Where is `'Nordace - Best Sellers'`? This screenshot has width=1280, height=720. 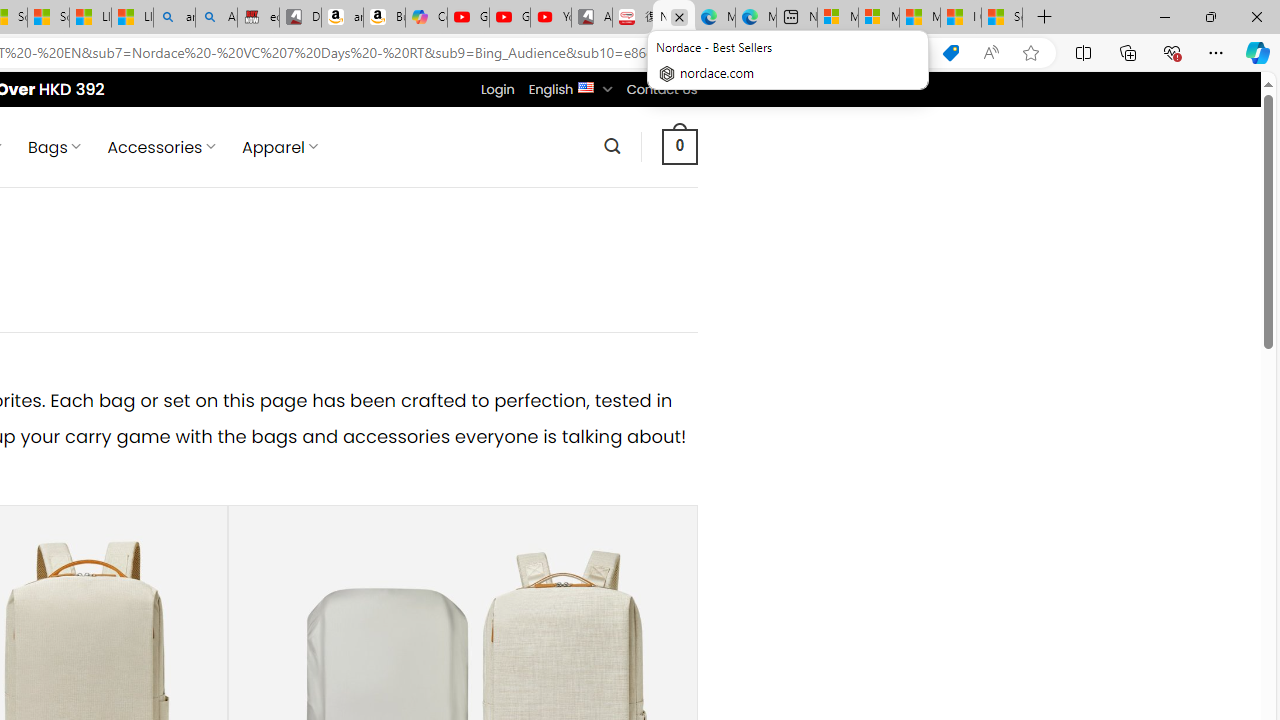 'Nordace - Best Sellers' is located at coordinates (673, 17).